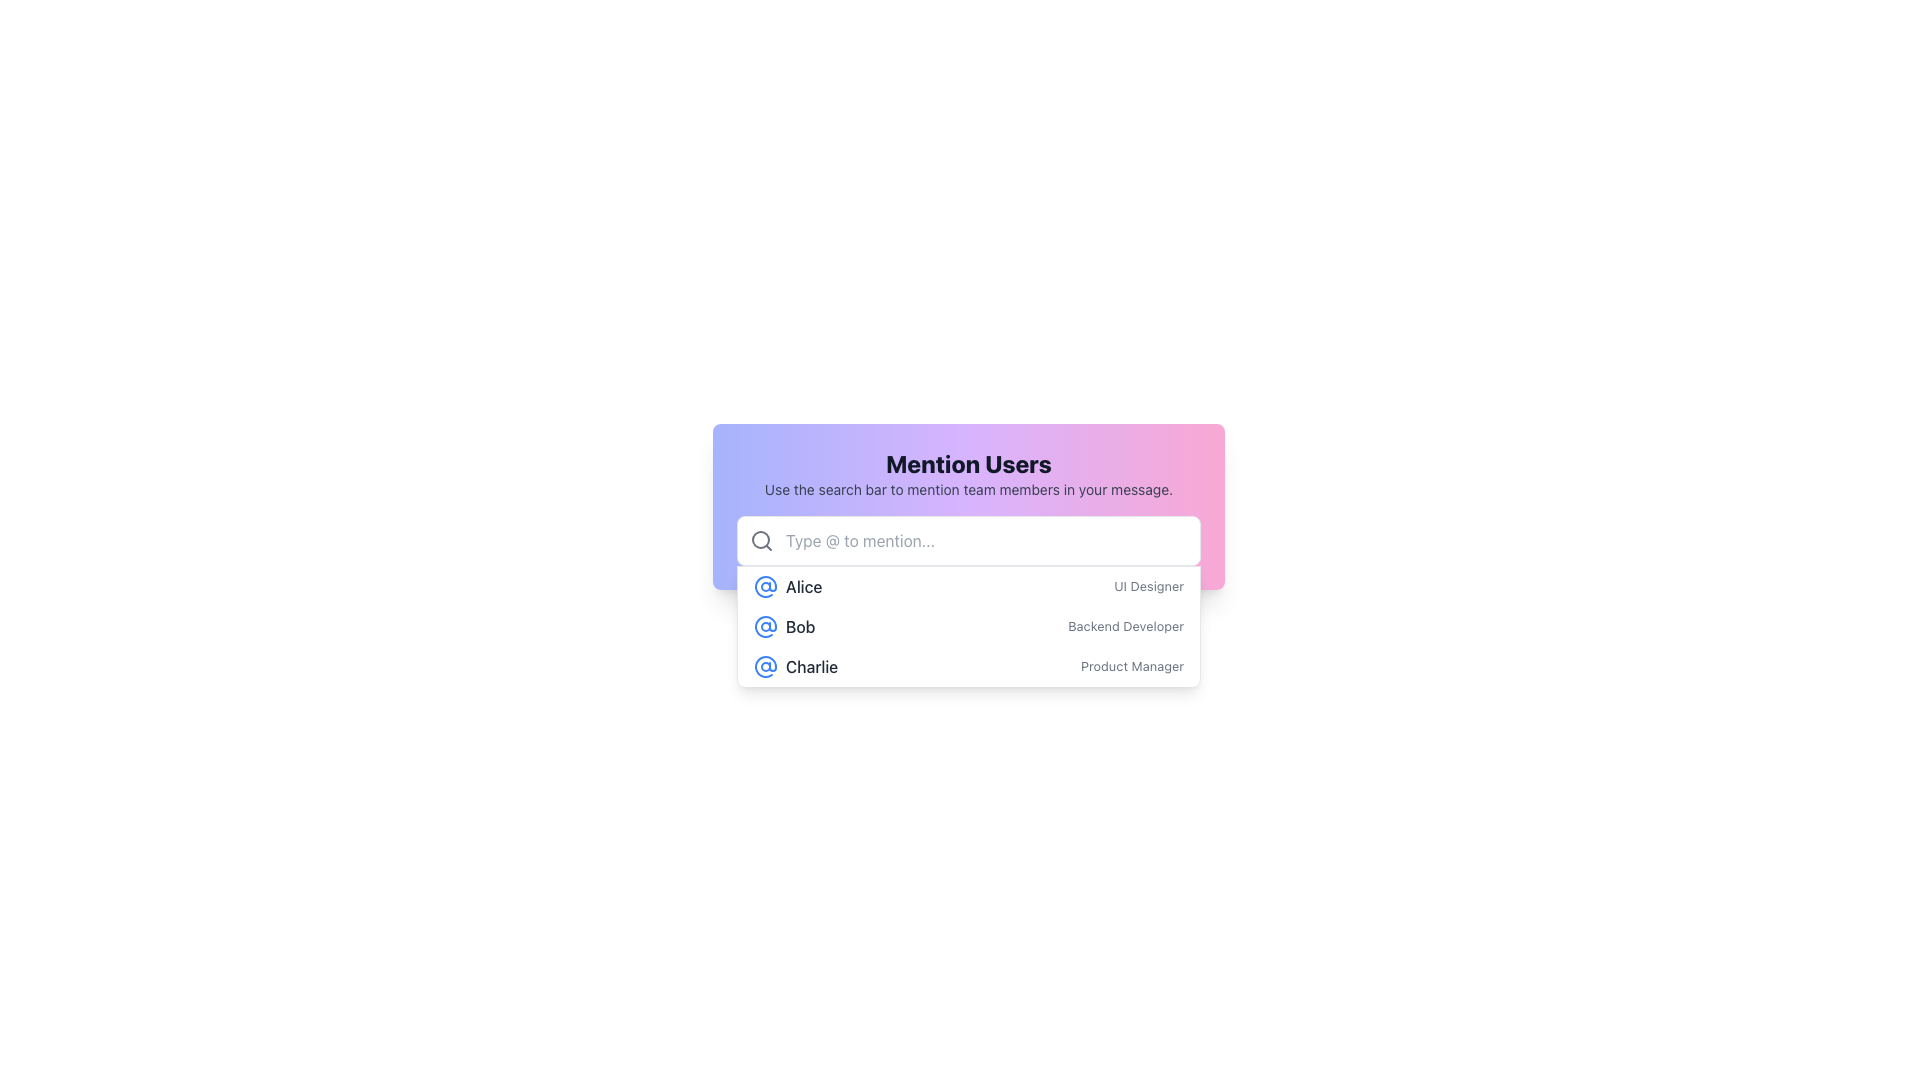  Describe the element at coordinates (969, 540) in the screenshot. I see `the search and mention input field located below the title 'Mention Users'` at that location.